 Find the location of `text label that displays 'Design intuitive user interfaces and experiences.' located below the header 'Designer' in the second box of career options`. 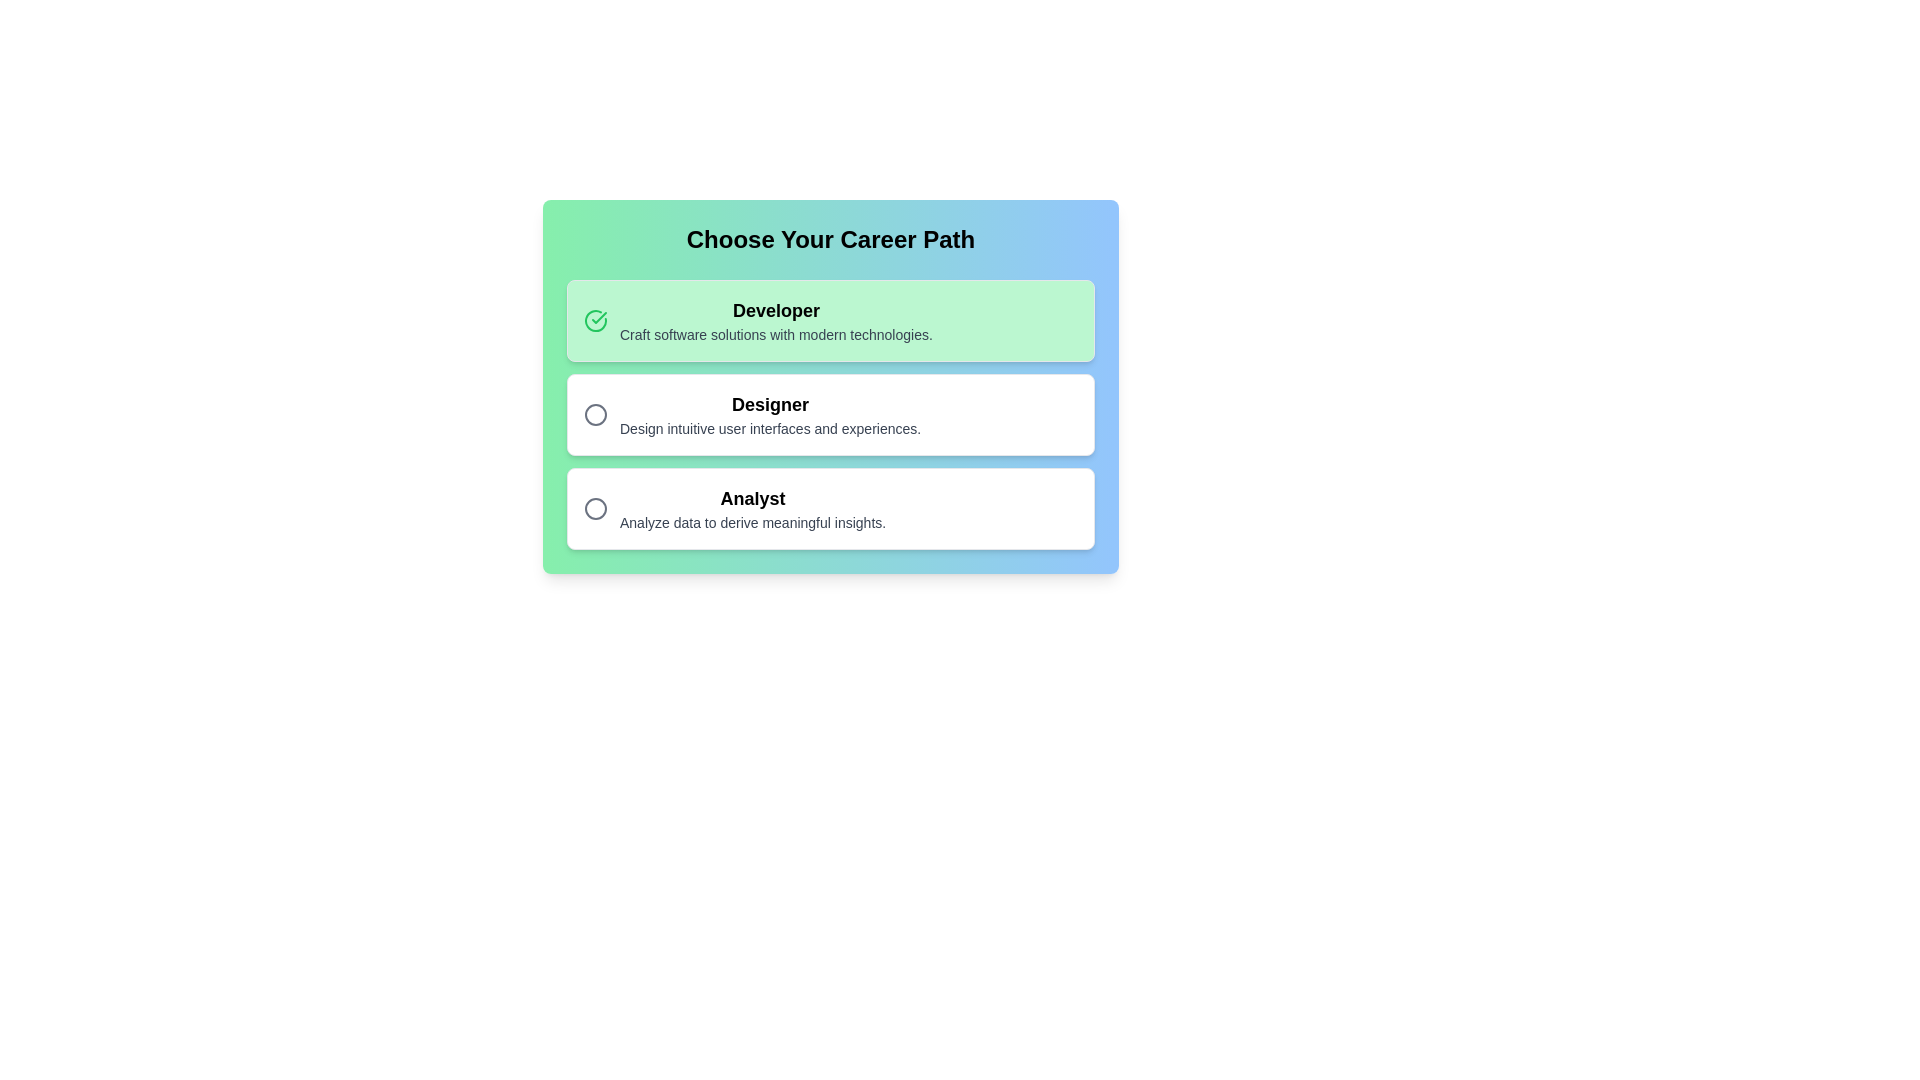

text label that displays 'Design intuitive user interfaces and experiences.' located below the header 'Designer' in the second box of career options is located at coordinates (769, 427).